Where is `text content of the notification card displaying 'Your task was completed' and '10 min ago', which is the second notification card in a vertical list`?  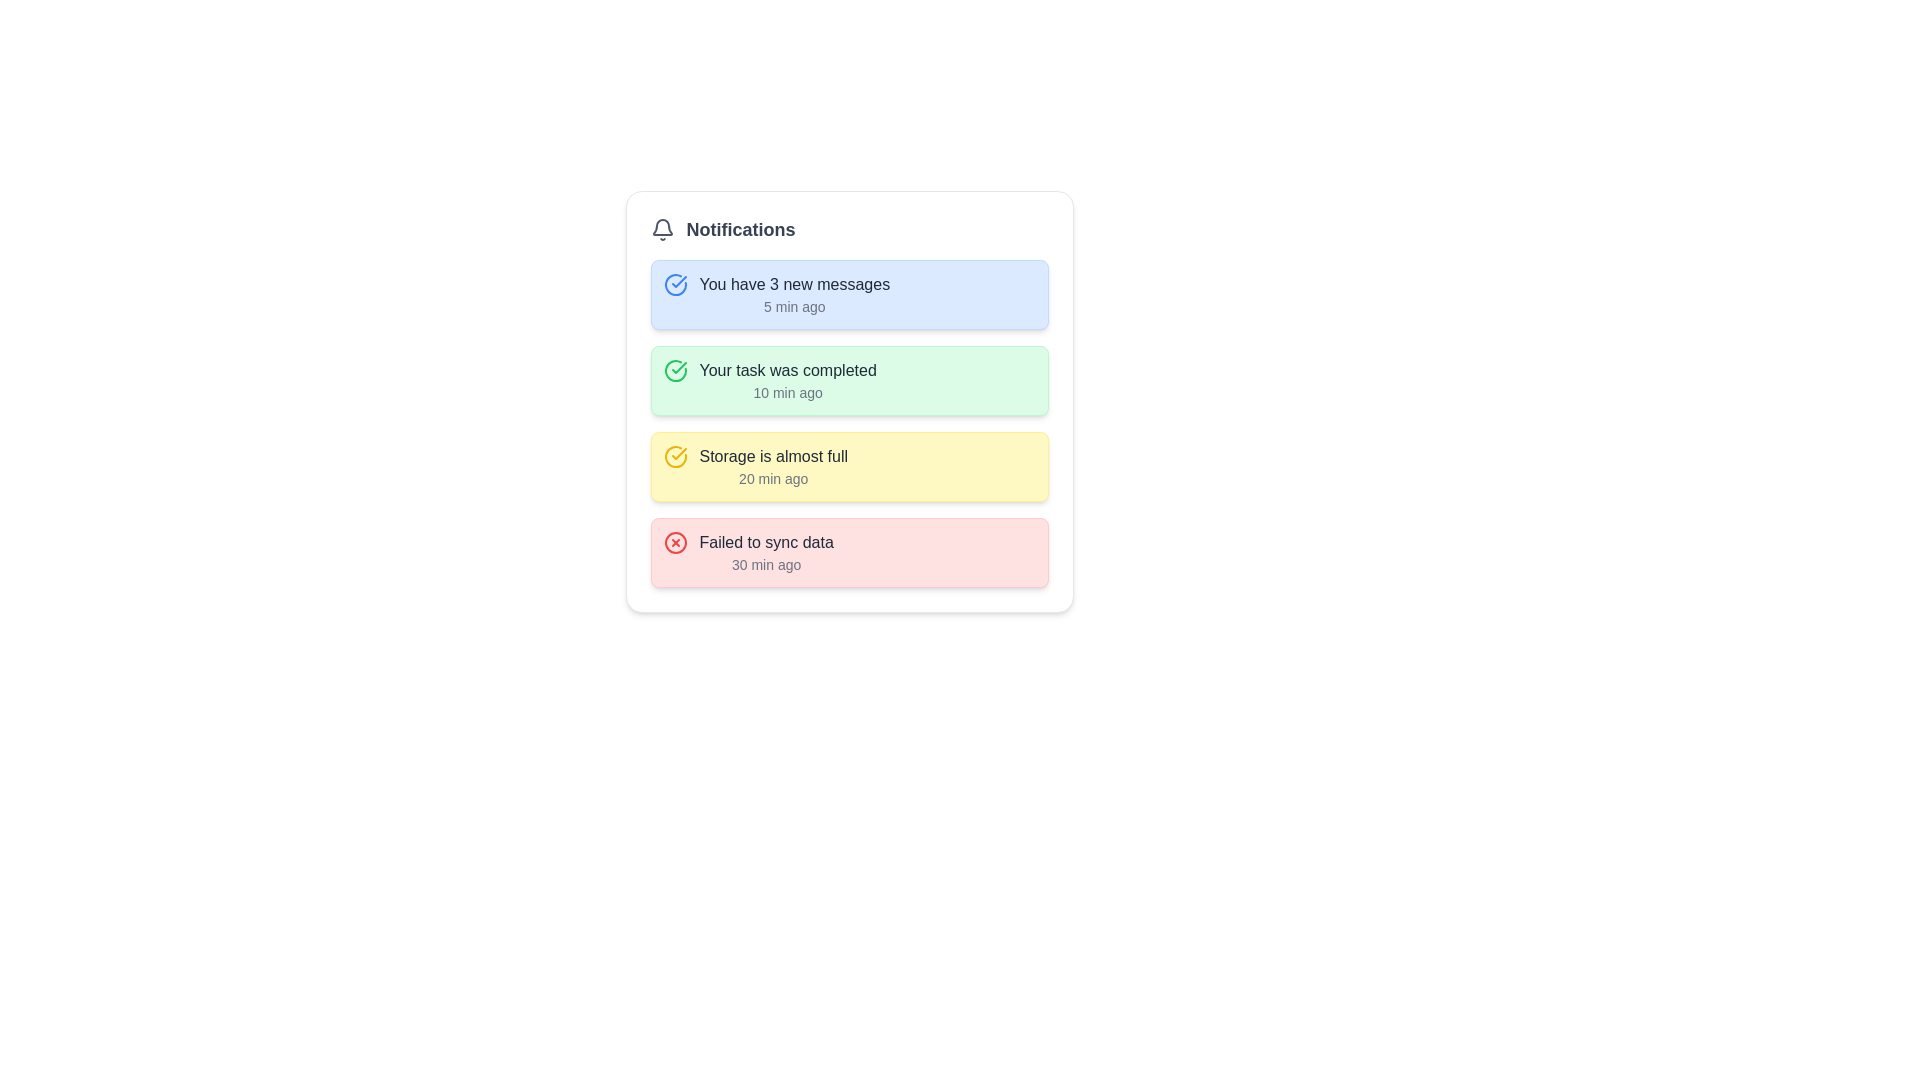
text content of the notification card displaying 'Your task was completed' and '10 min ago', which is the second notification card in a vertical list is located at coordinates (787, 381).